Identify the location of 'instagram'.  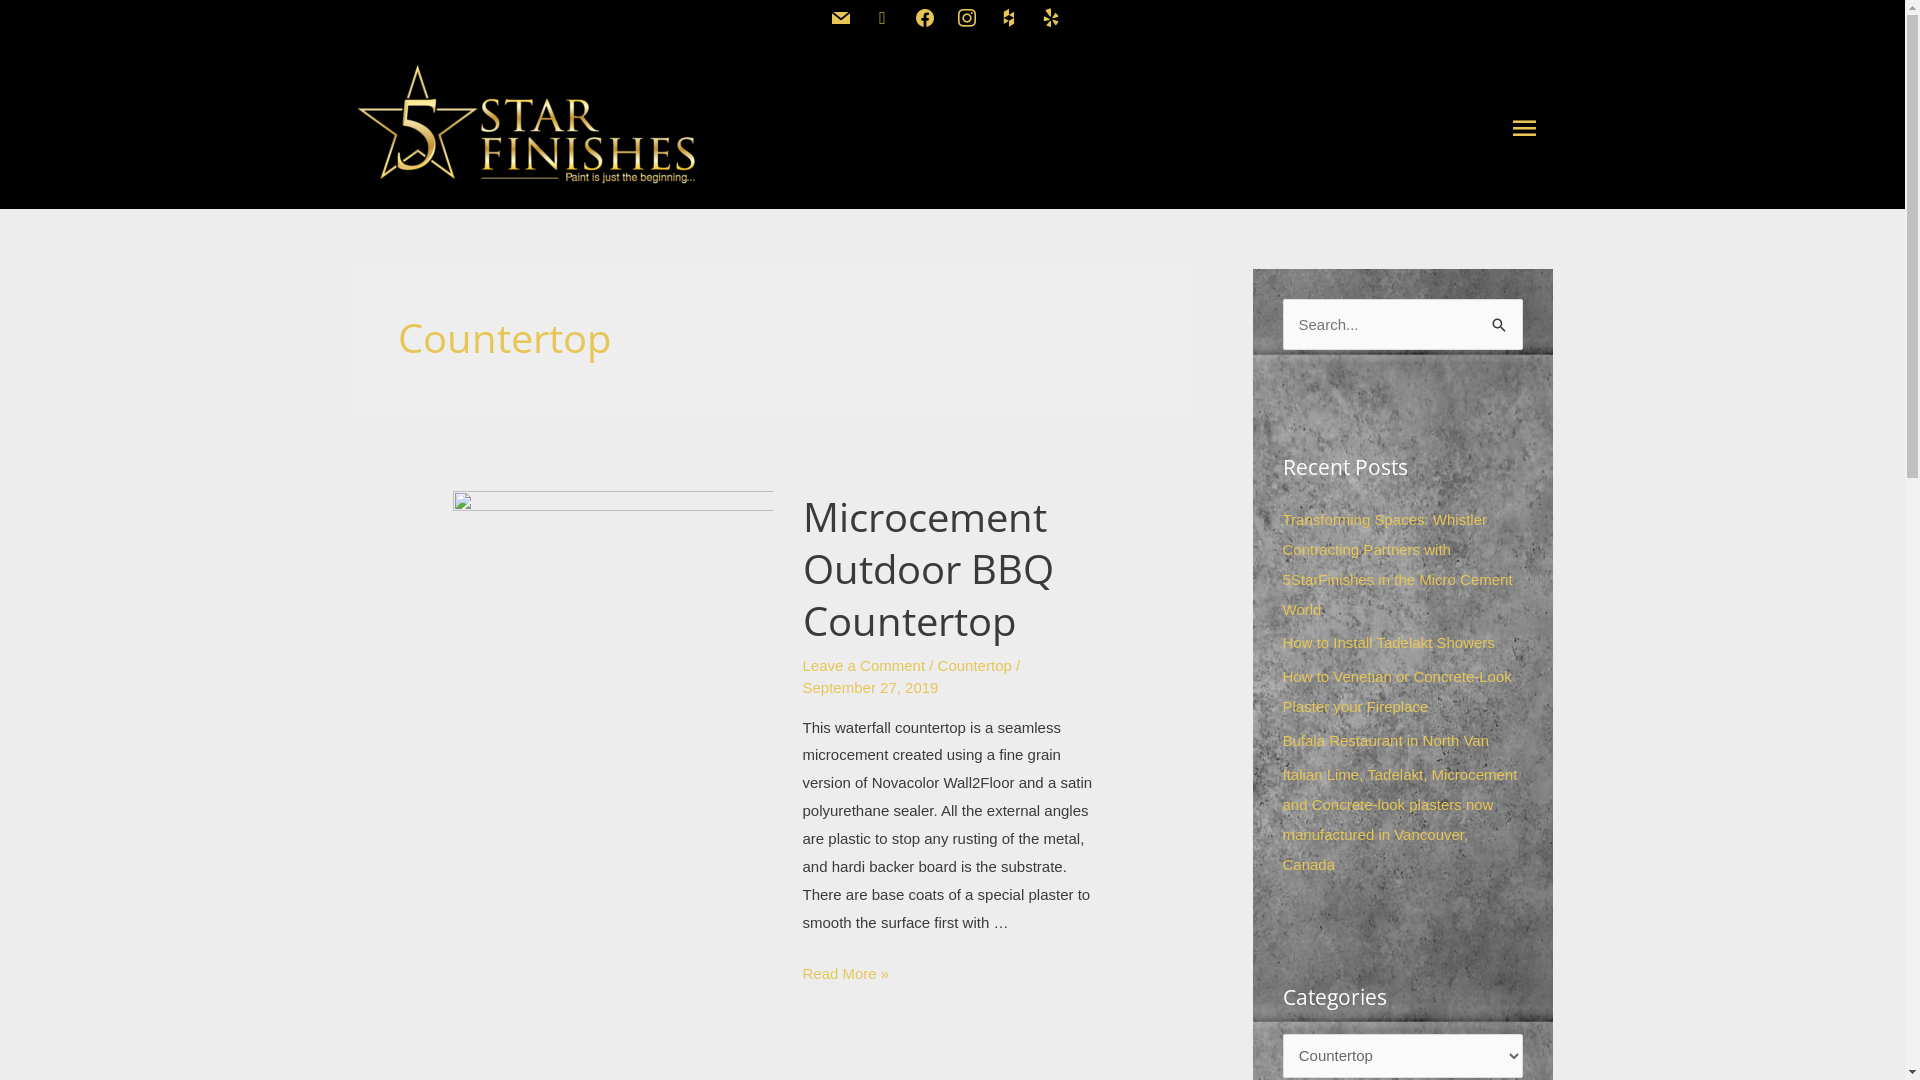
(966, 16).